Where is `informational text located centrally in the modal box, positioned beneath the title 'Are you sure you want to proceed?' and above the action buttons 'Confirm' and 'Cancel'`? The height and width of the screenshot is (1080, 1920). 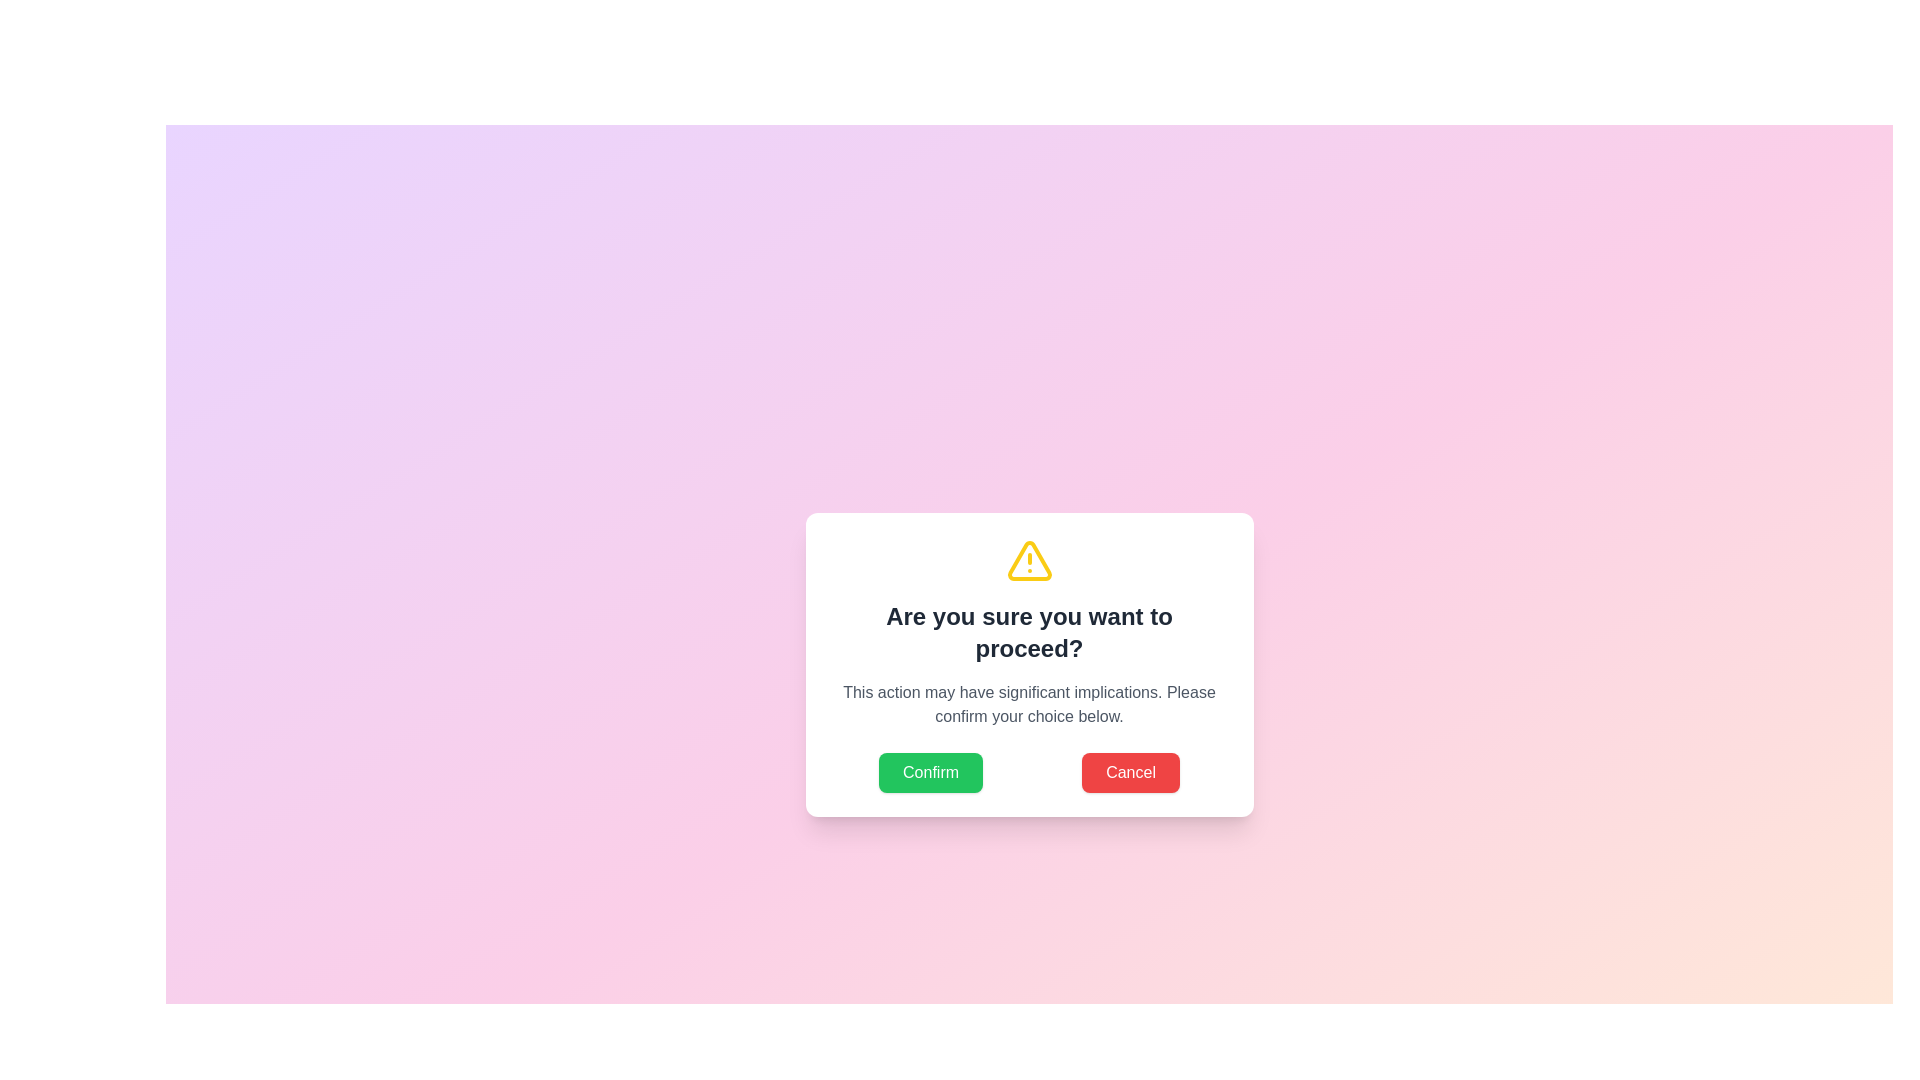
informational text located centrally in the modal box, positioned beneath the title 'Are you sure you want to proceed?' and above the action buttons 'Confirm' and 'Cancel' is located at coordinates (1029, 704).